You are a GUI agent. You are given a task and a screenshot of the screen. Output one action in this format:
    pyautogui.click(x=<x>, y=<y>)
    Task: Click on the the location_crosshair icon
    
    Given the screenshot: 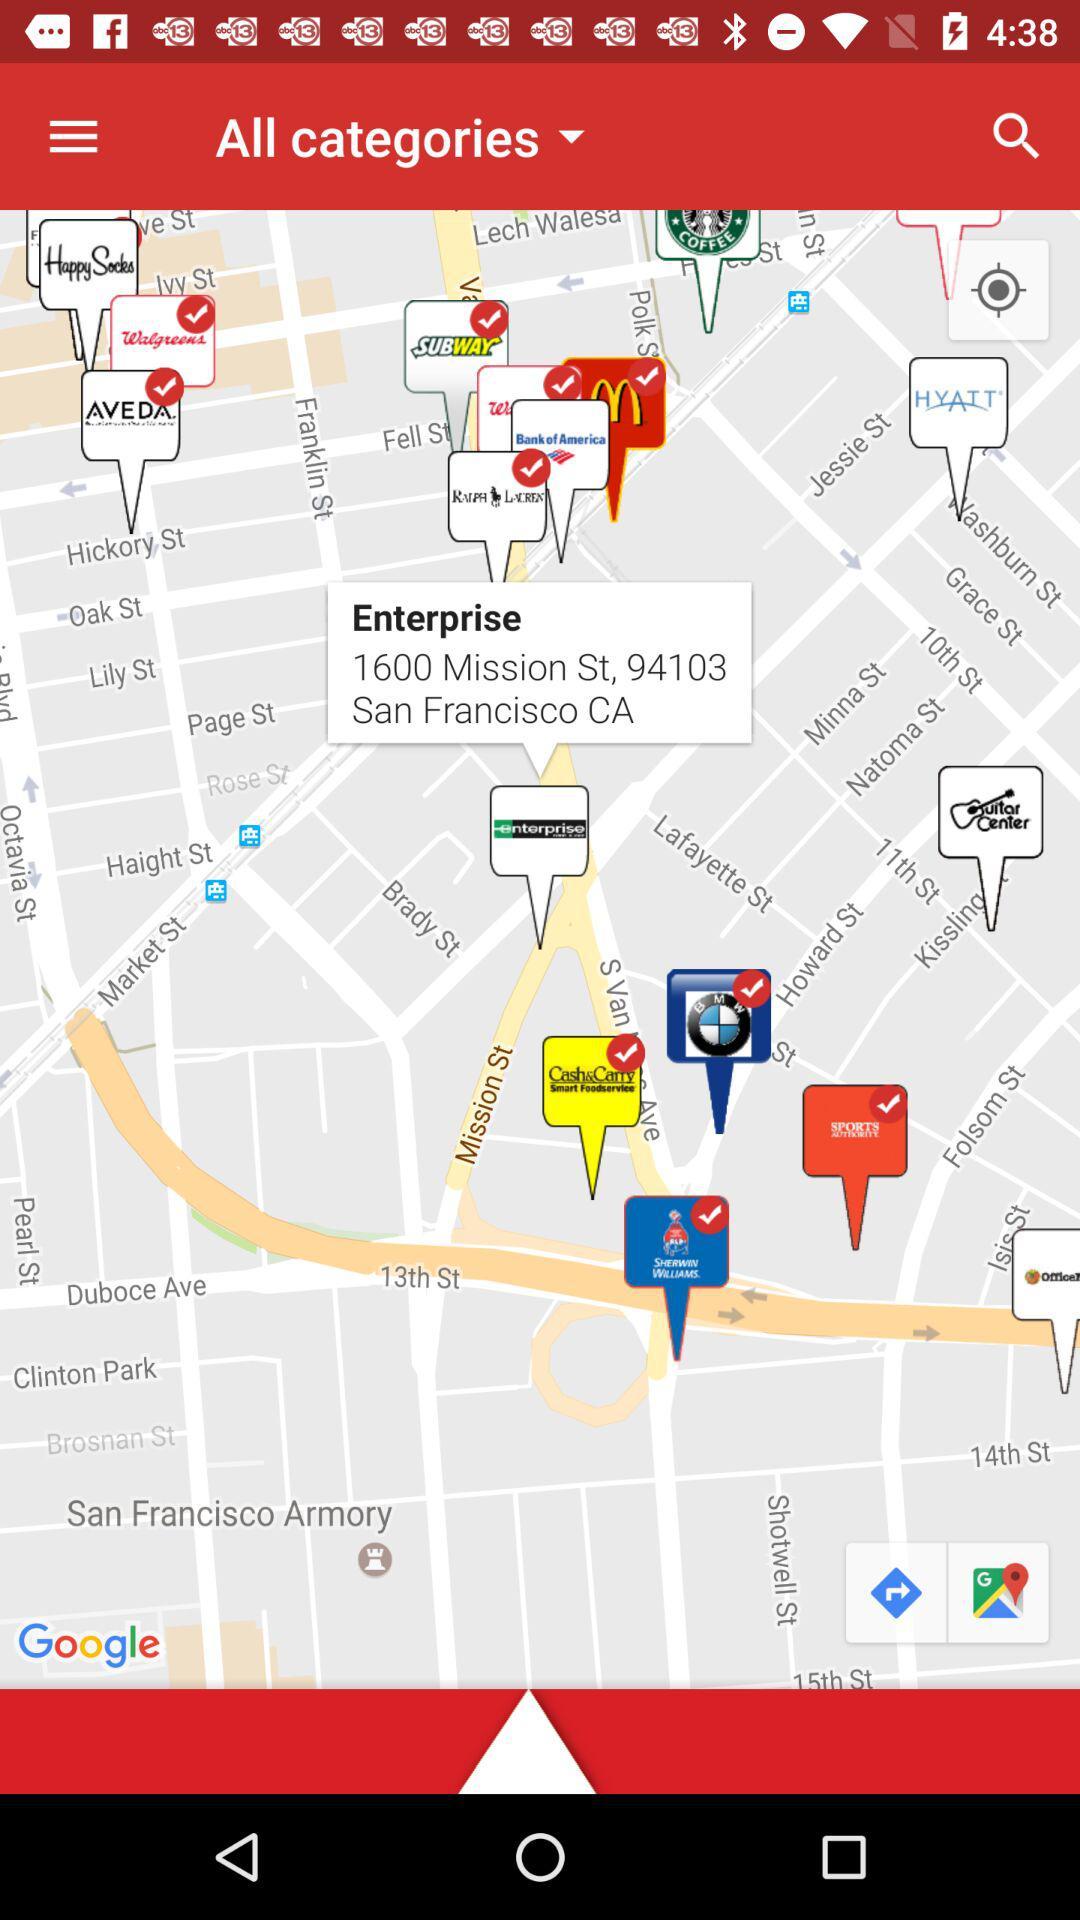 What is the action you would take?
    pyautogui.click(x=998, y=290)
    